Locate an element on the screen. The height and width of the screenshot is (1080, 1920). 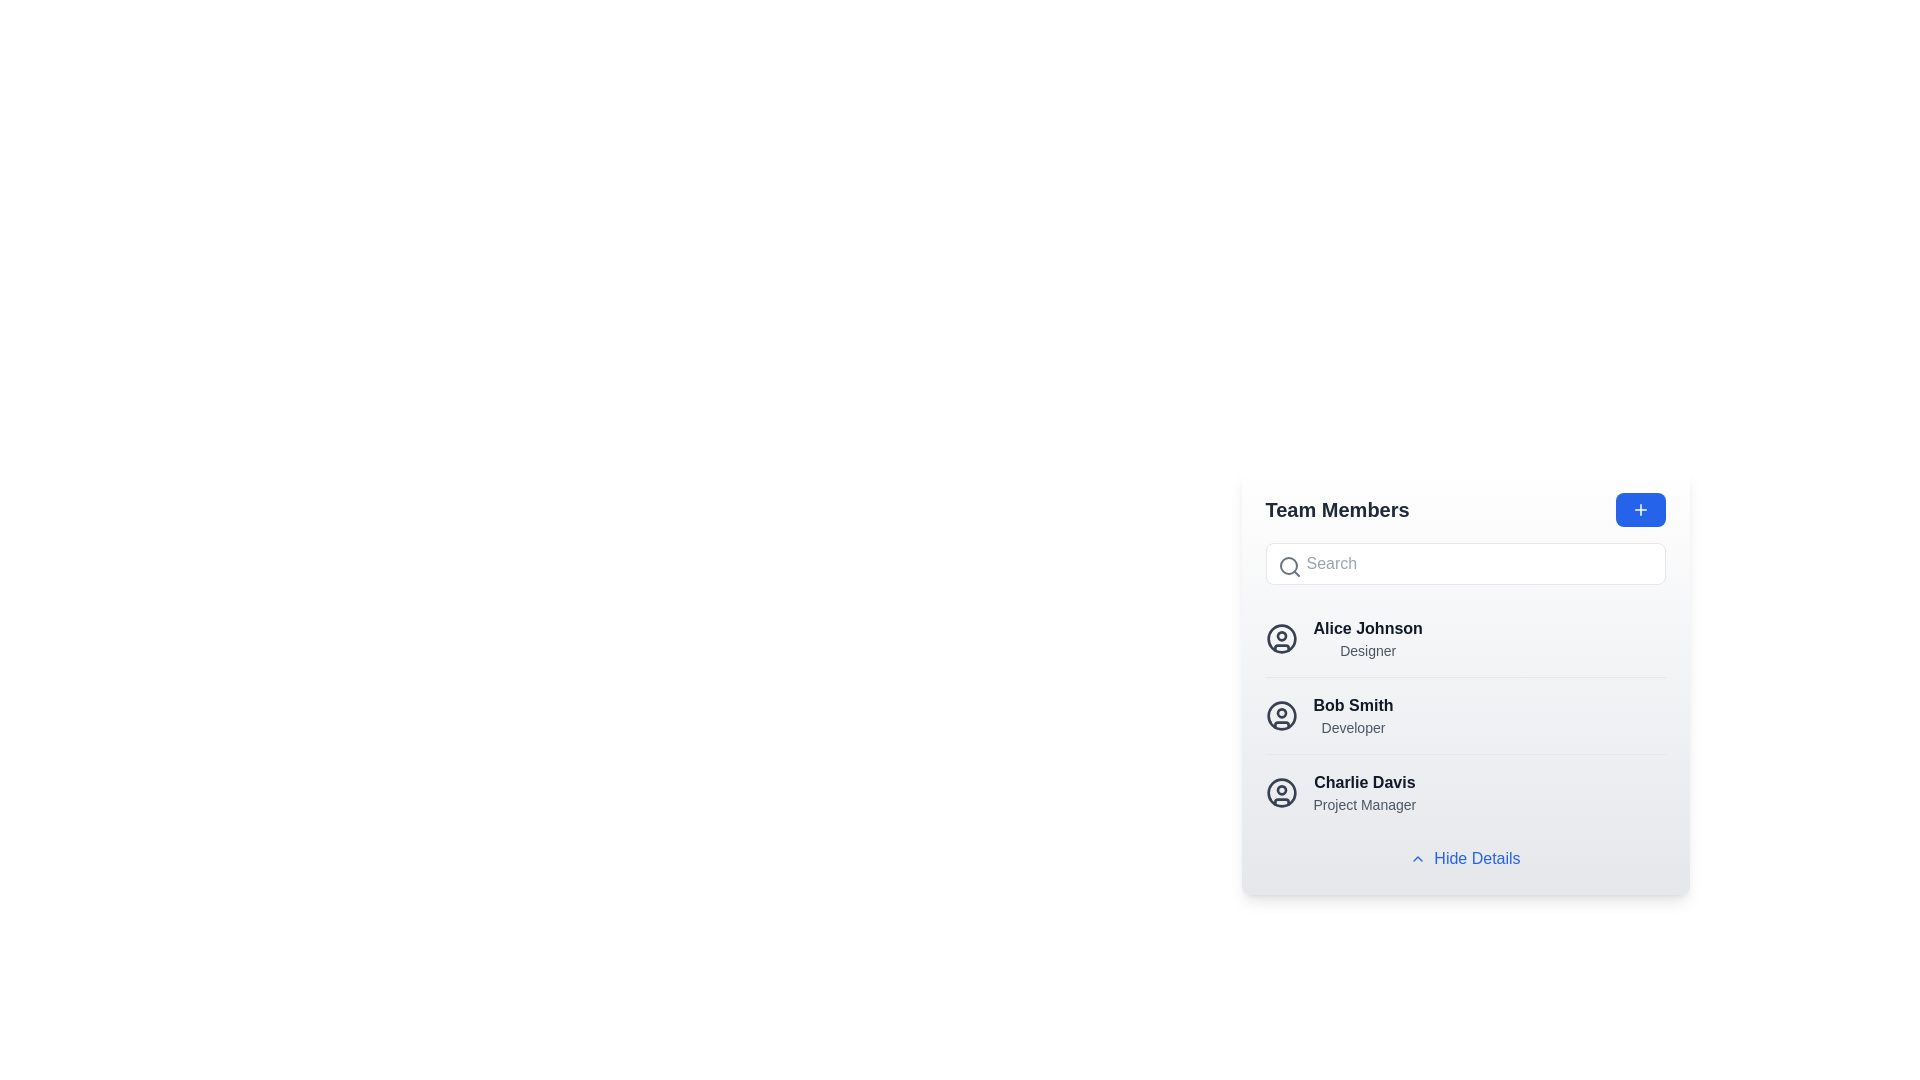
the 'Hide Details' text hyperlink styled in blue, located at the bottom of the 'Team Members' panel, to observe potential visual responses is located at coordinates (1477, 858).